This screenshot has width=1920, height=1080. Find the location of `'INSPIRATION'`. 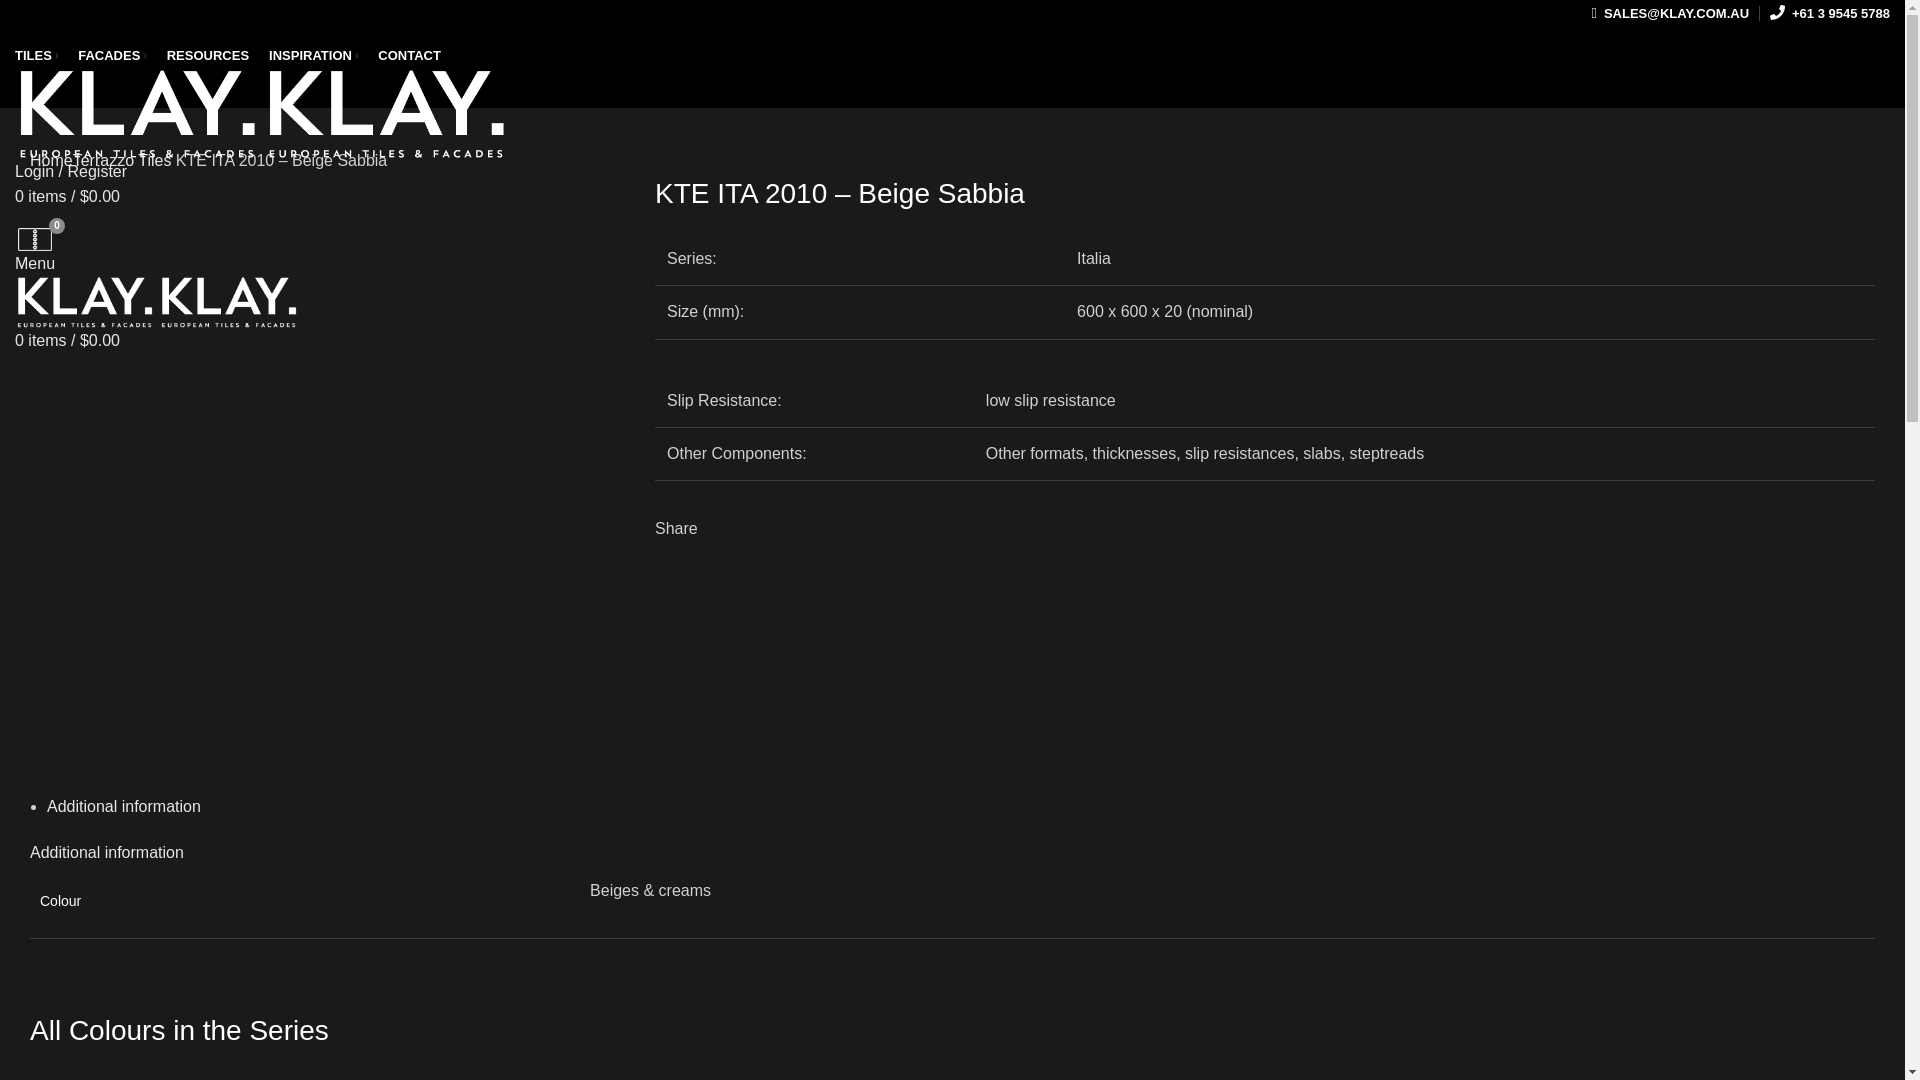

'INSPIRATION' is located at coordinates (312, 55).